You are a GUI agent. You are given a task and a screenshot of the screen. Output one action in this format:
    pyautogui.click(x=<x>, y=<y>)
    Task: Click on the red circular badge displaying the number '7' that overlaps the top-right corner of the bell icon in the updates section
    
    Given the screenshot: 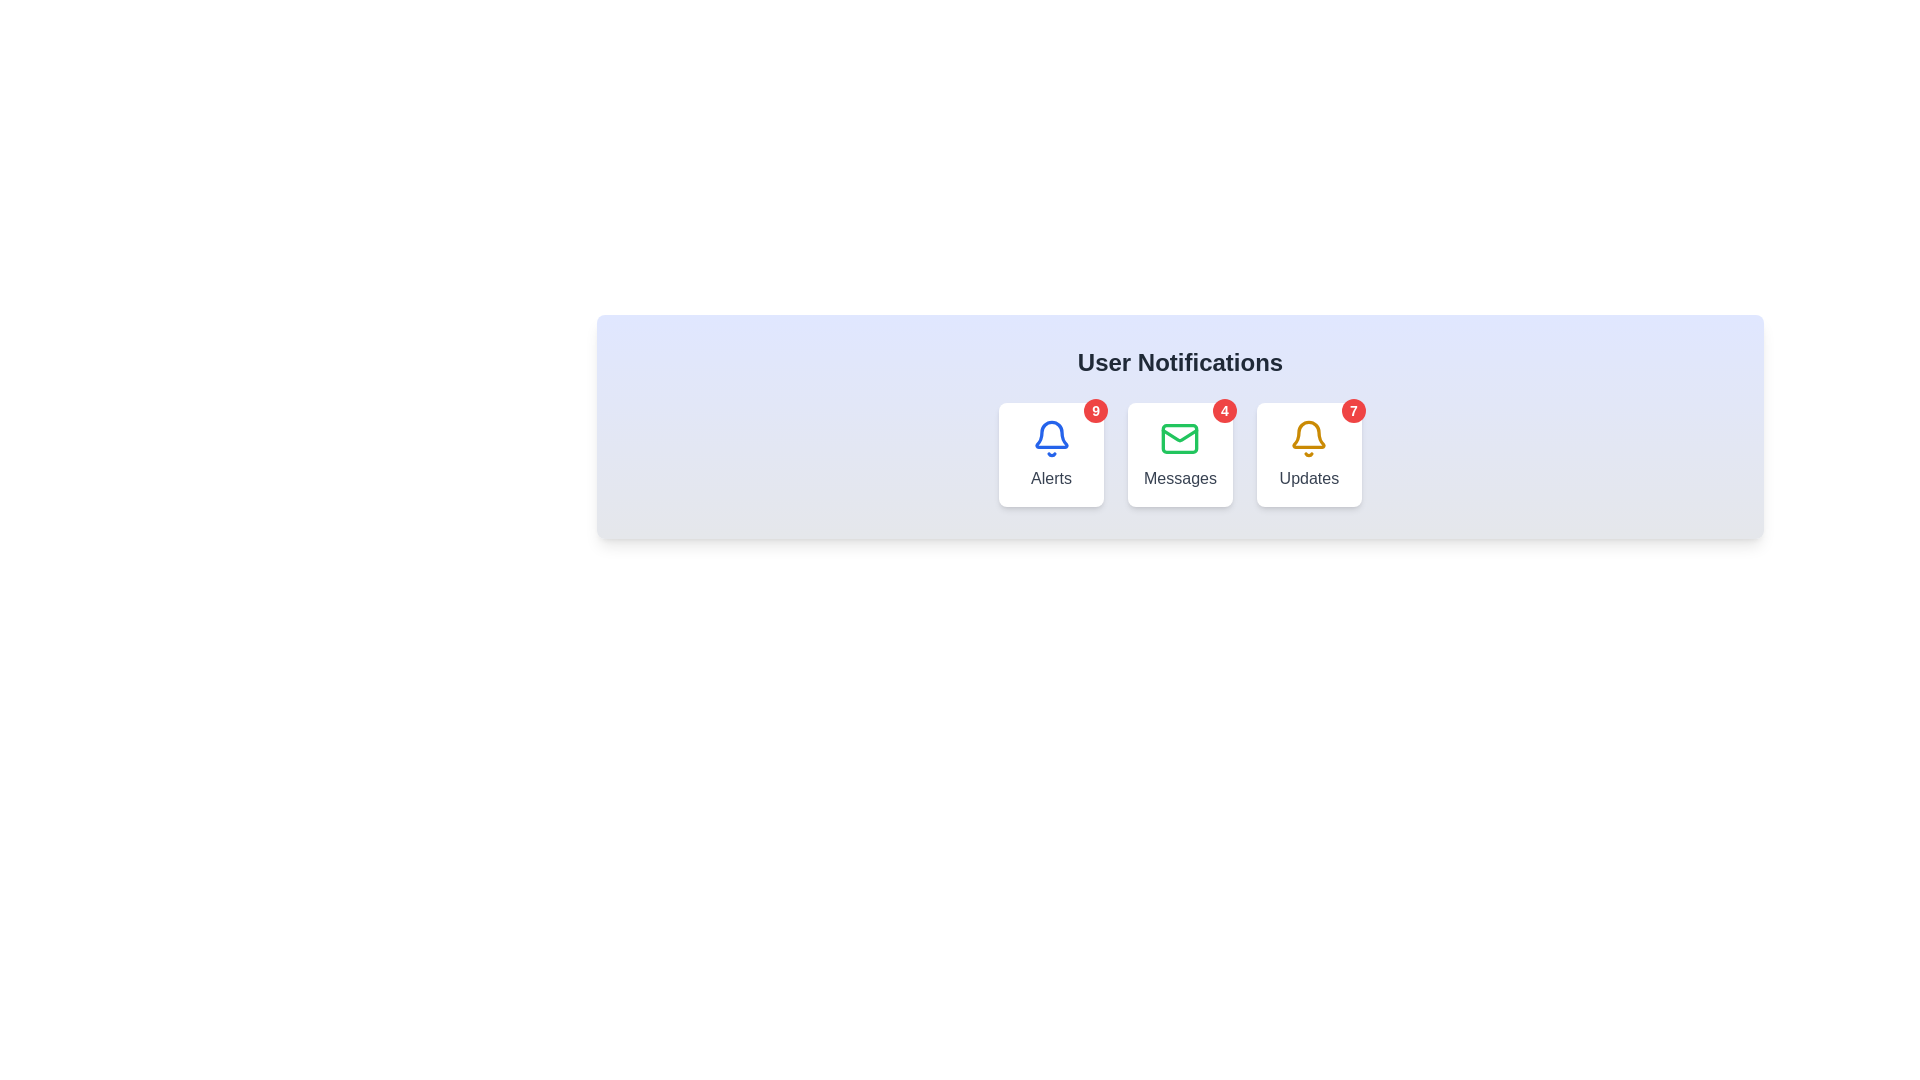 What is the action you would take?
    pyautogui.click(x=1353, y=410)
    